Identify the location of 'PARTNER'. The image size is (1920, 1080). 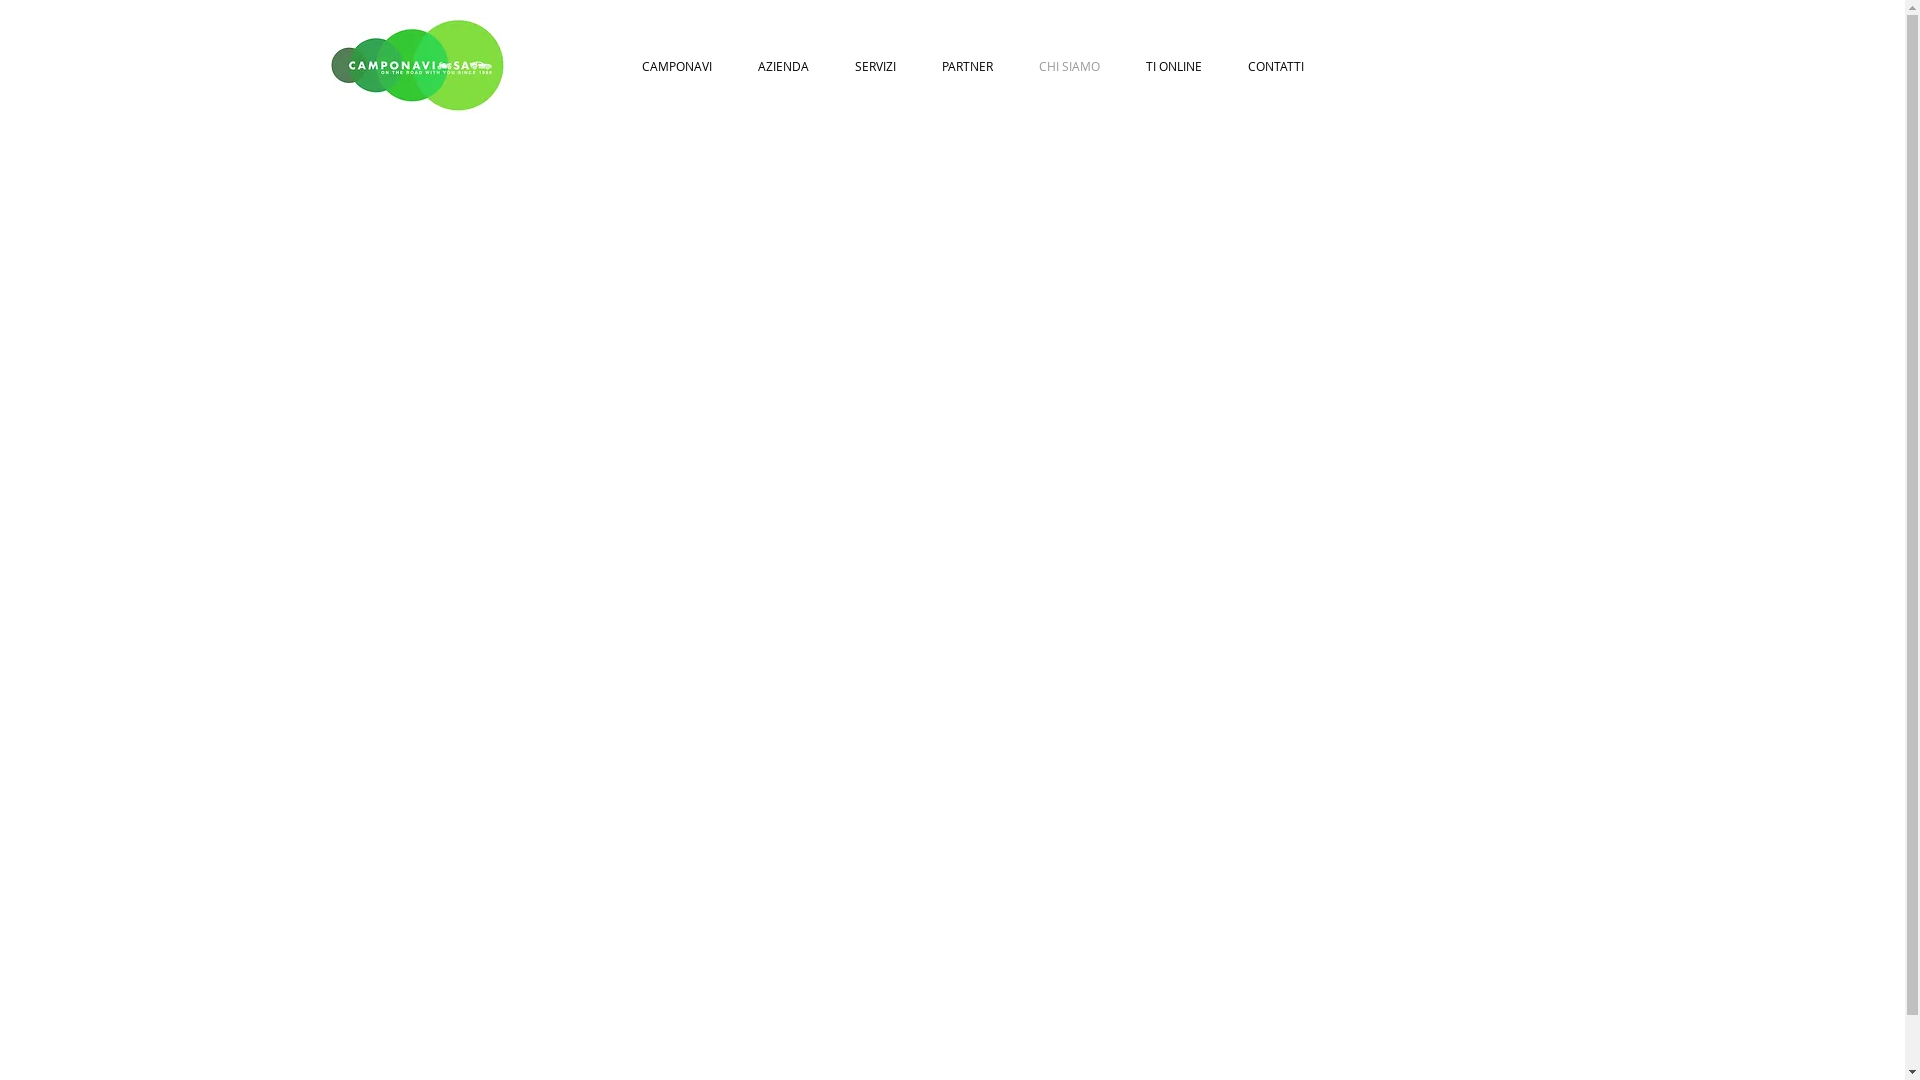
(968, 64).